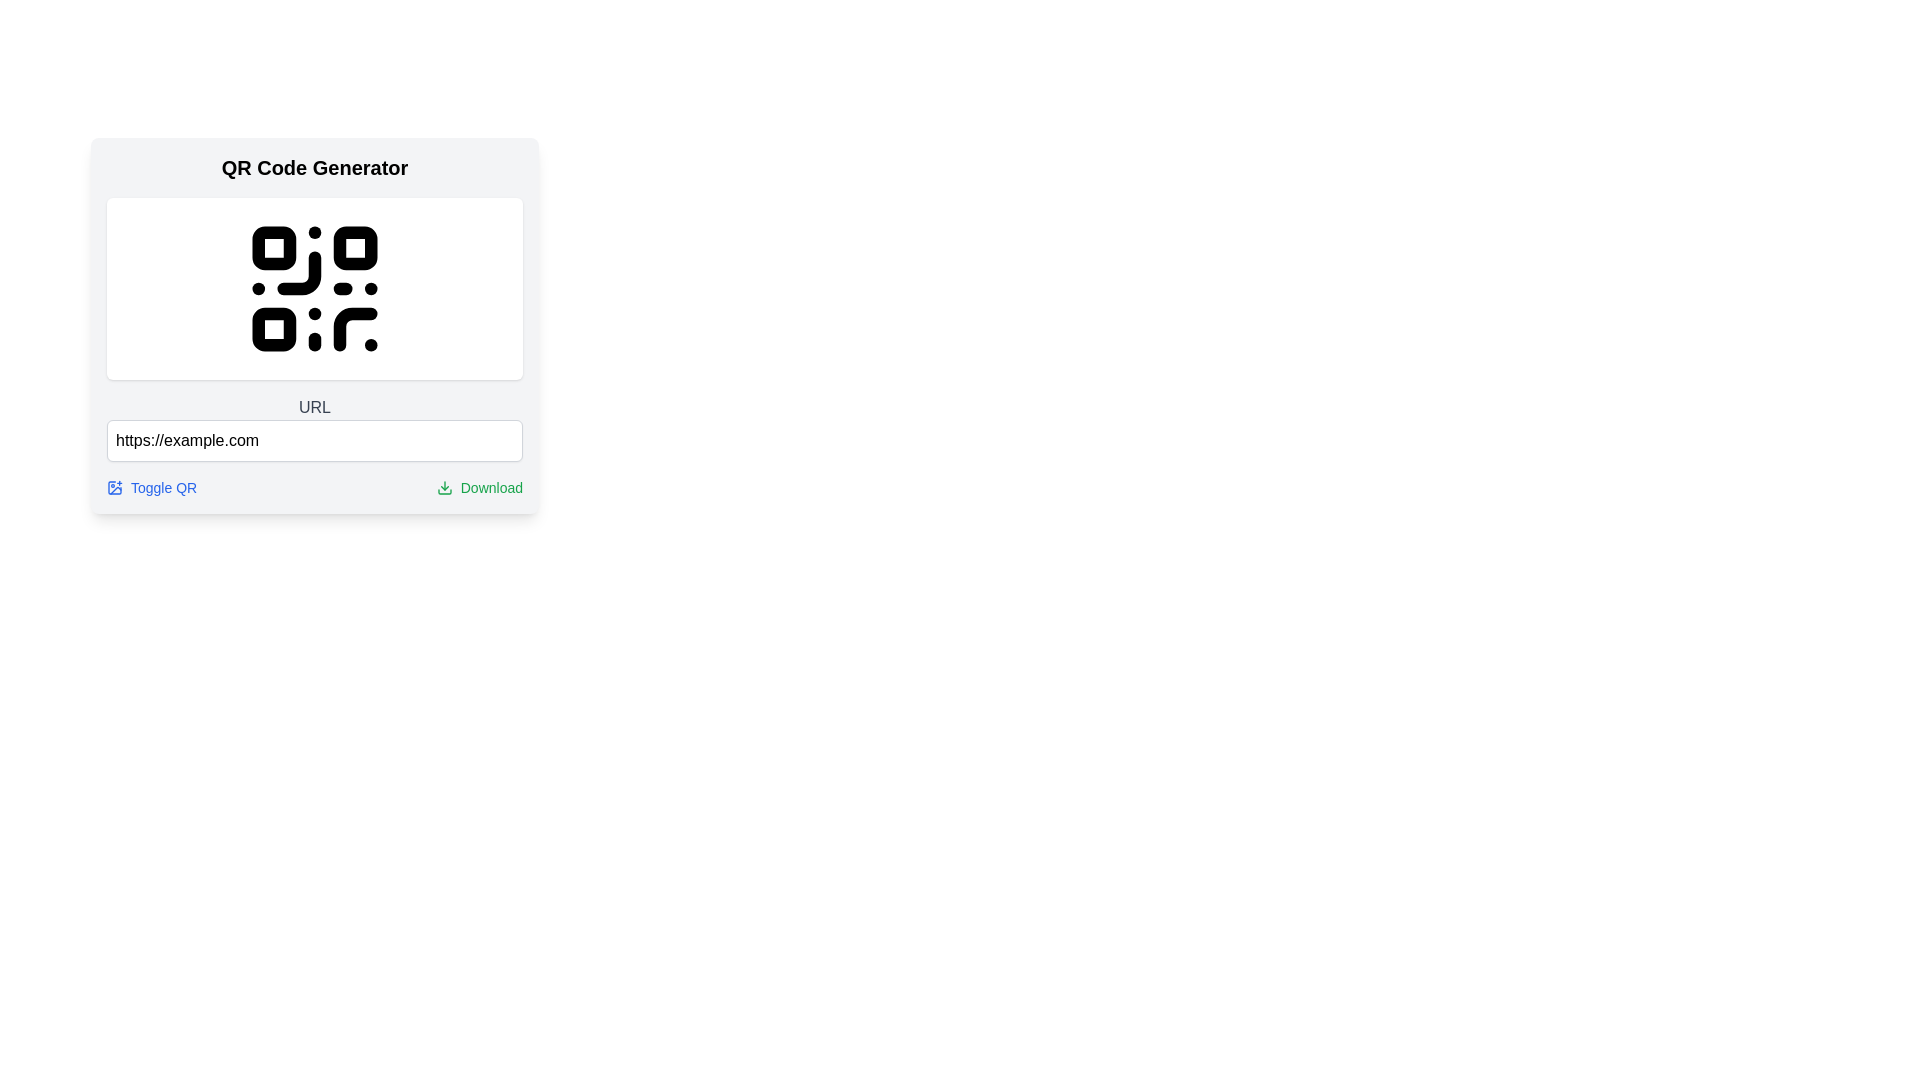  Describe the element at coordinates (151, 488) in the screenshot. I see `the Anchor link styled with blue font and an embedded QR code icon labeled 'Toggle QR'` at that location.